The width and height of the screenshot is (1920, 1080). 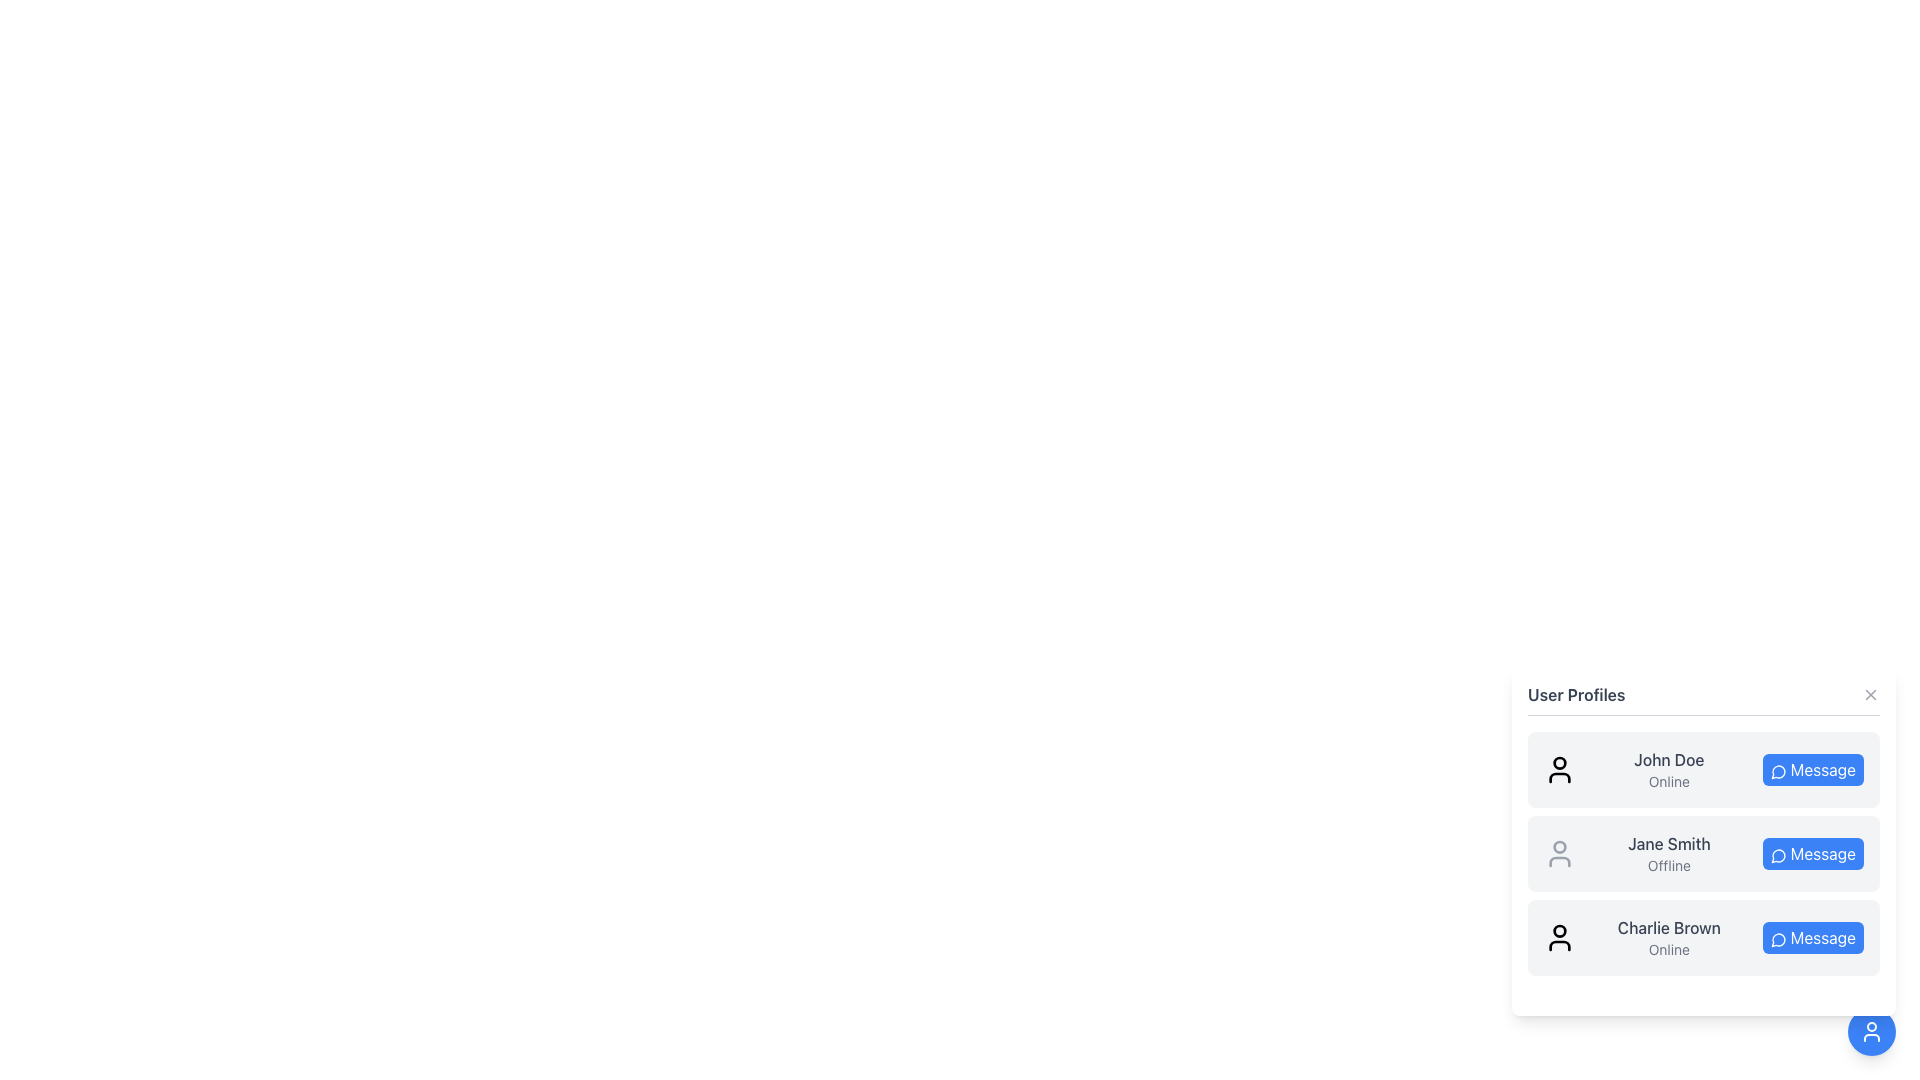 I want to click on the small 'X' icon in the top-right corner of the 'User Profiles' section header, so click(x=1870, y=693).